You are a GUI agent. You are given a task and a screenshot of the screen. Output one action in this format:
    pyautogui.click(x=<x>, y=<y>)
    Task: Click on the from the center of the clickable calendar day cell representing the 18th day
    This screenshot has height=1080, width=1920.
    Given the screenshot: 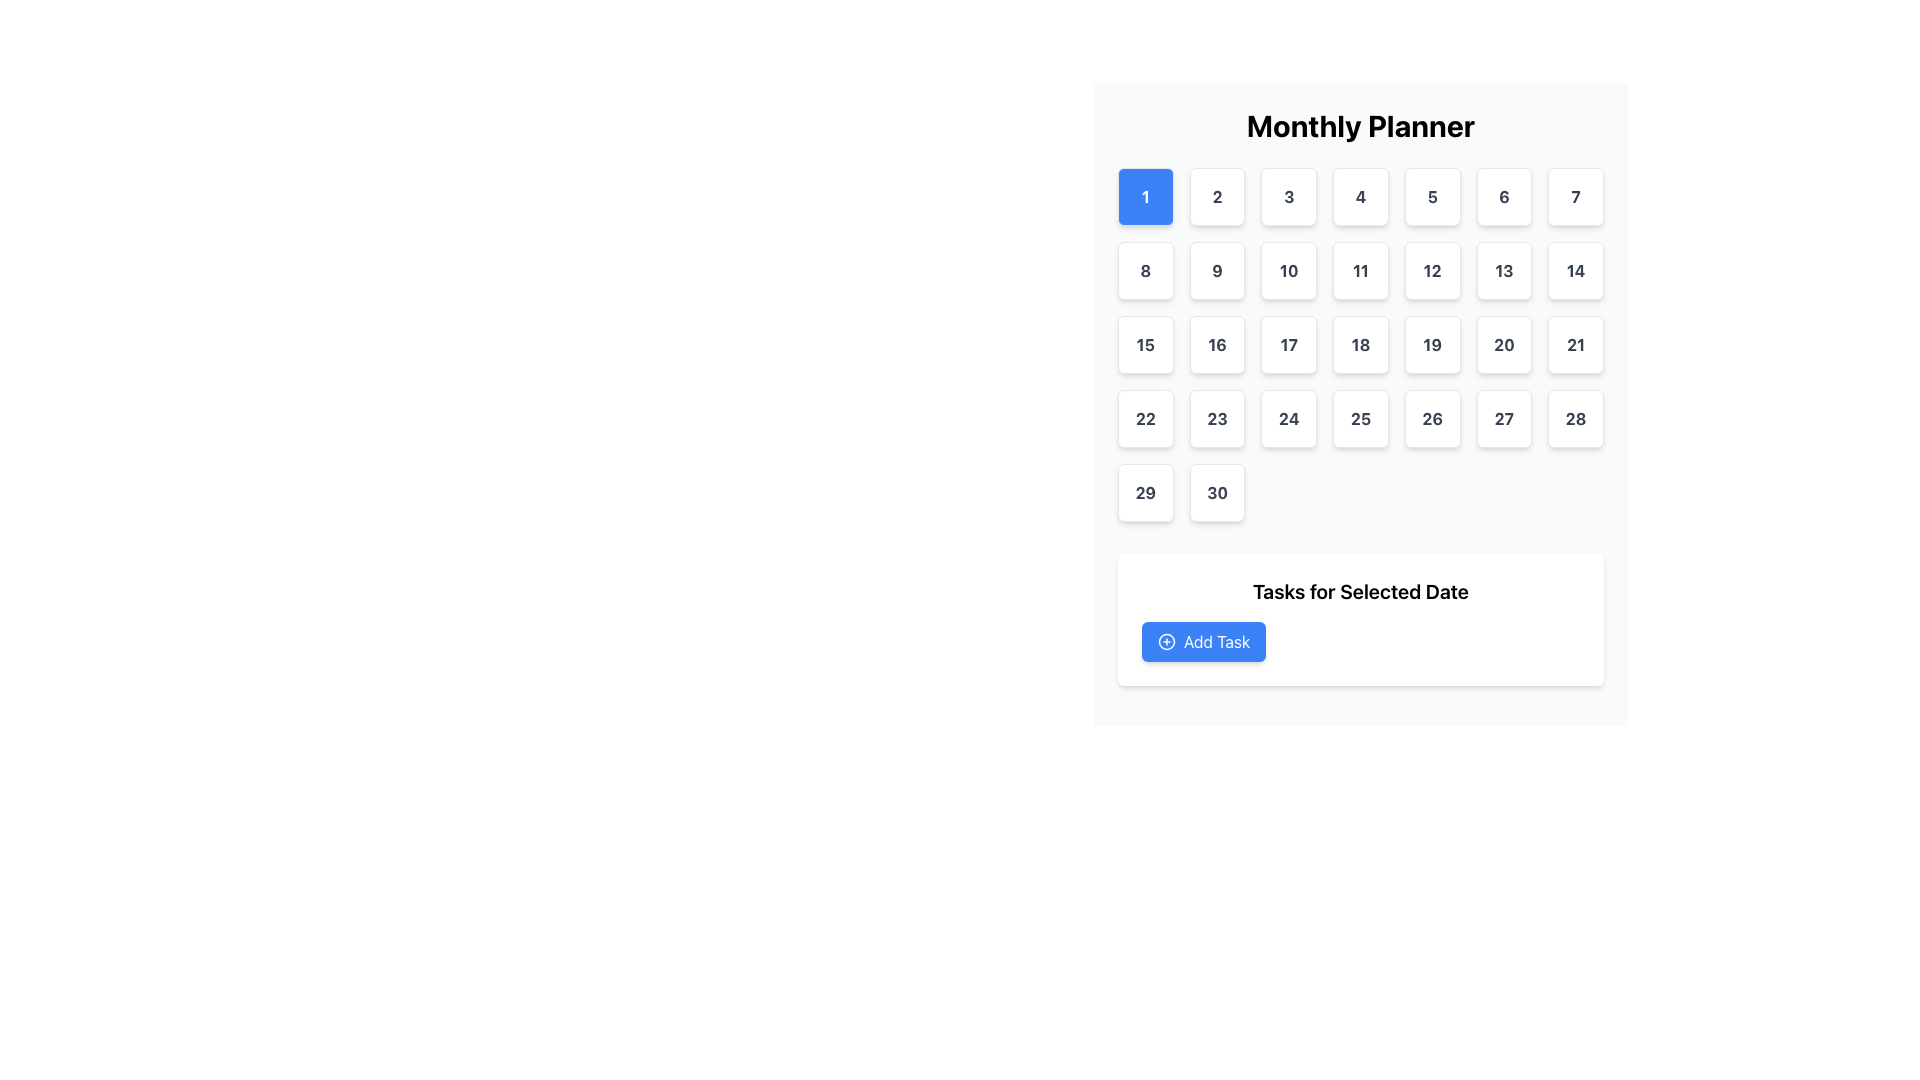 What is the action you would take?
    pyautogui.click(x=1360, y=343)
    